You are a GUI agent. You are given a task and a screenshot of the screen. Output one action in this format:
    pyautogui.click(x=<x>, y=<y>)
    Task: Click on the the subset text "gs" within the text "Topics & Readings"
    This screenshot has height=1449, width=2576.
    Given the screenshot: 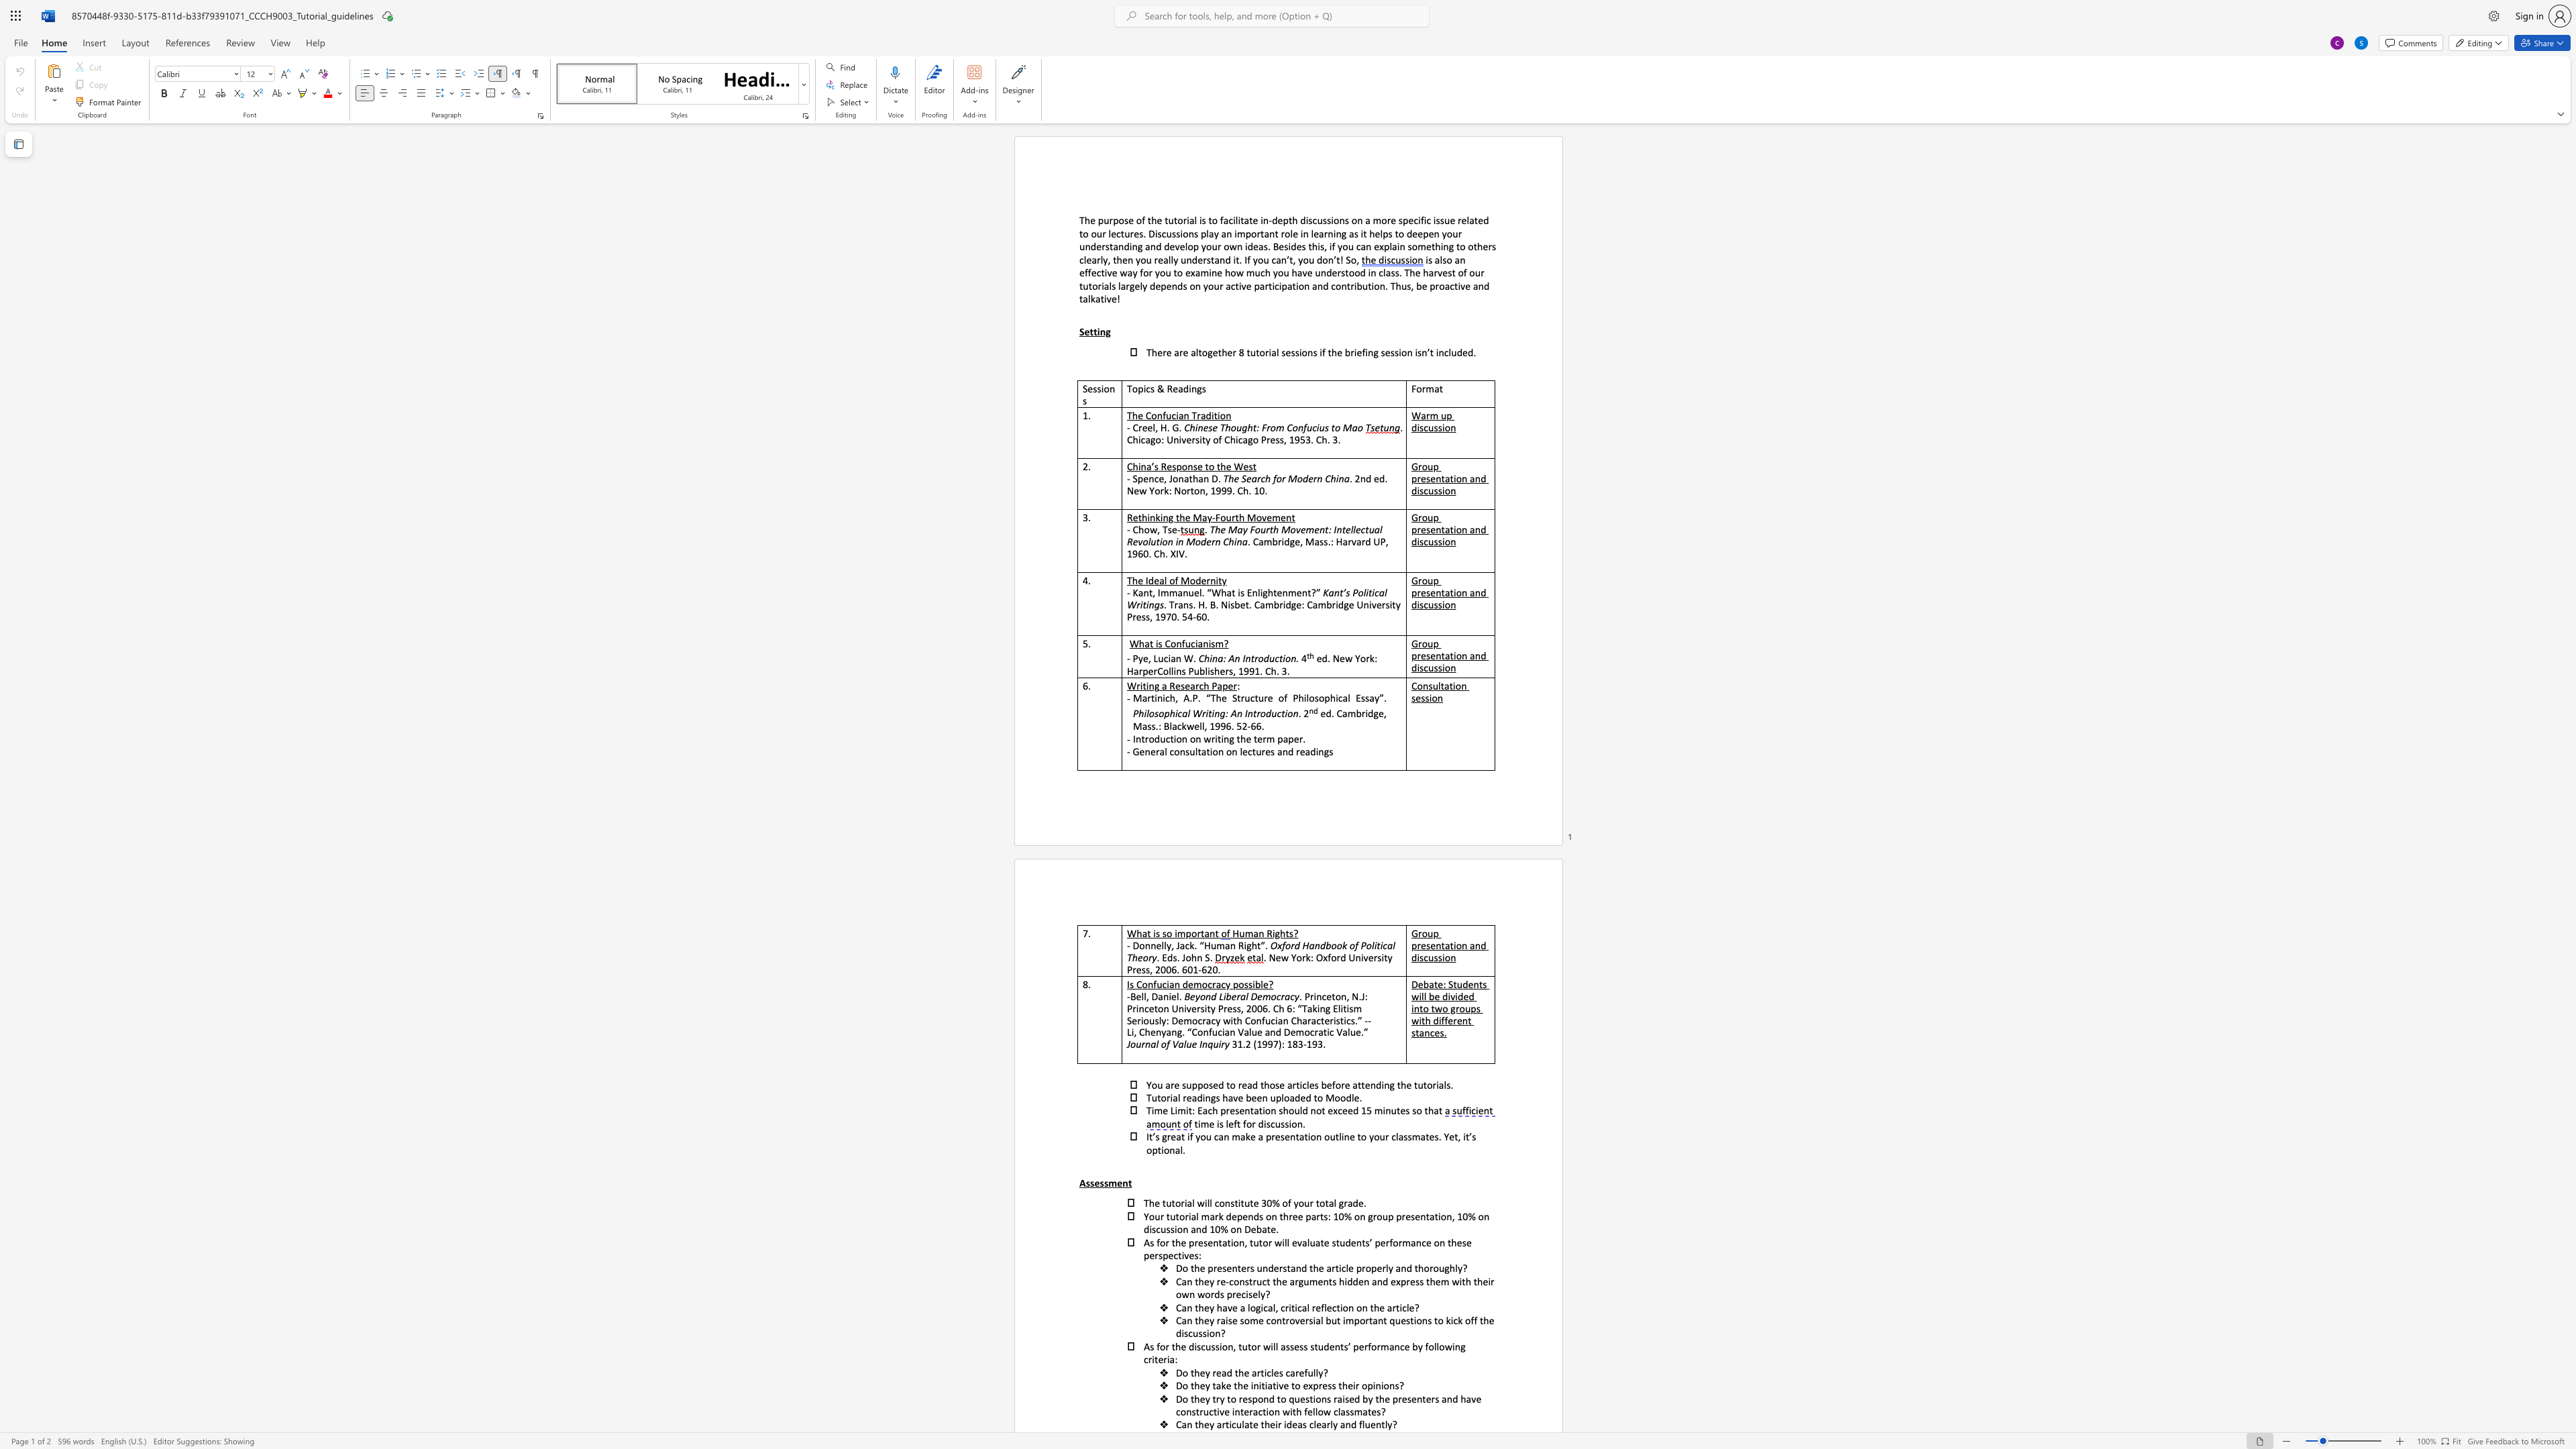 What is the action you would take?
    pyautogui.click(x=1196, y=388)
    